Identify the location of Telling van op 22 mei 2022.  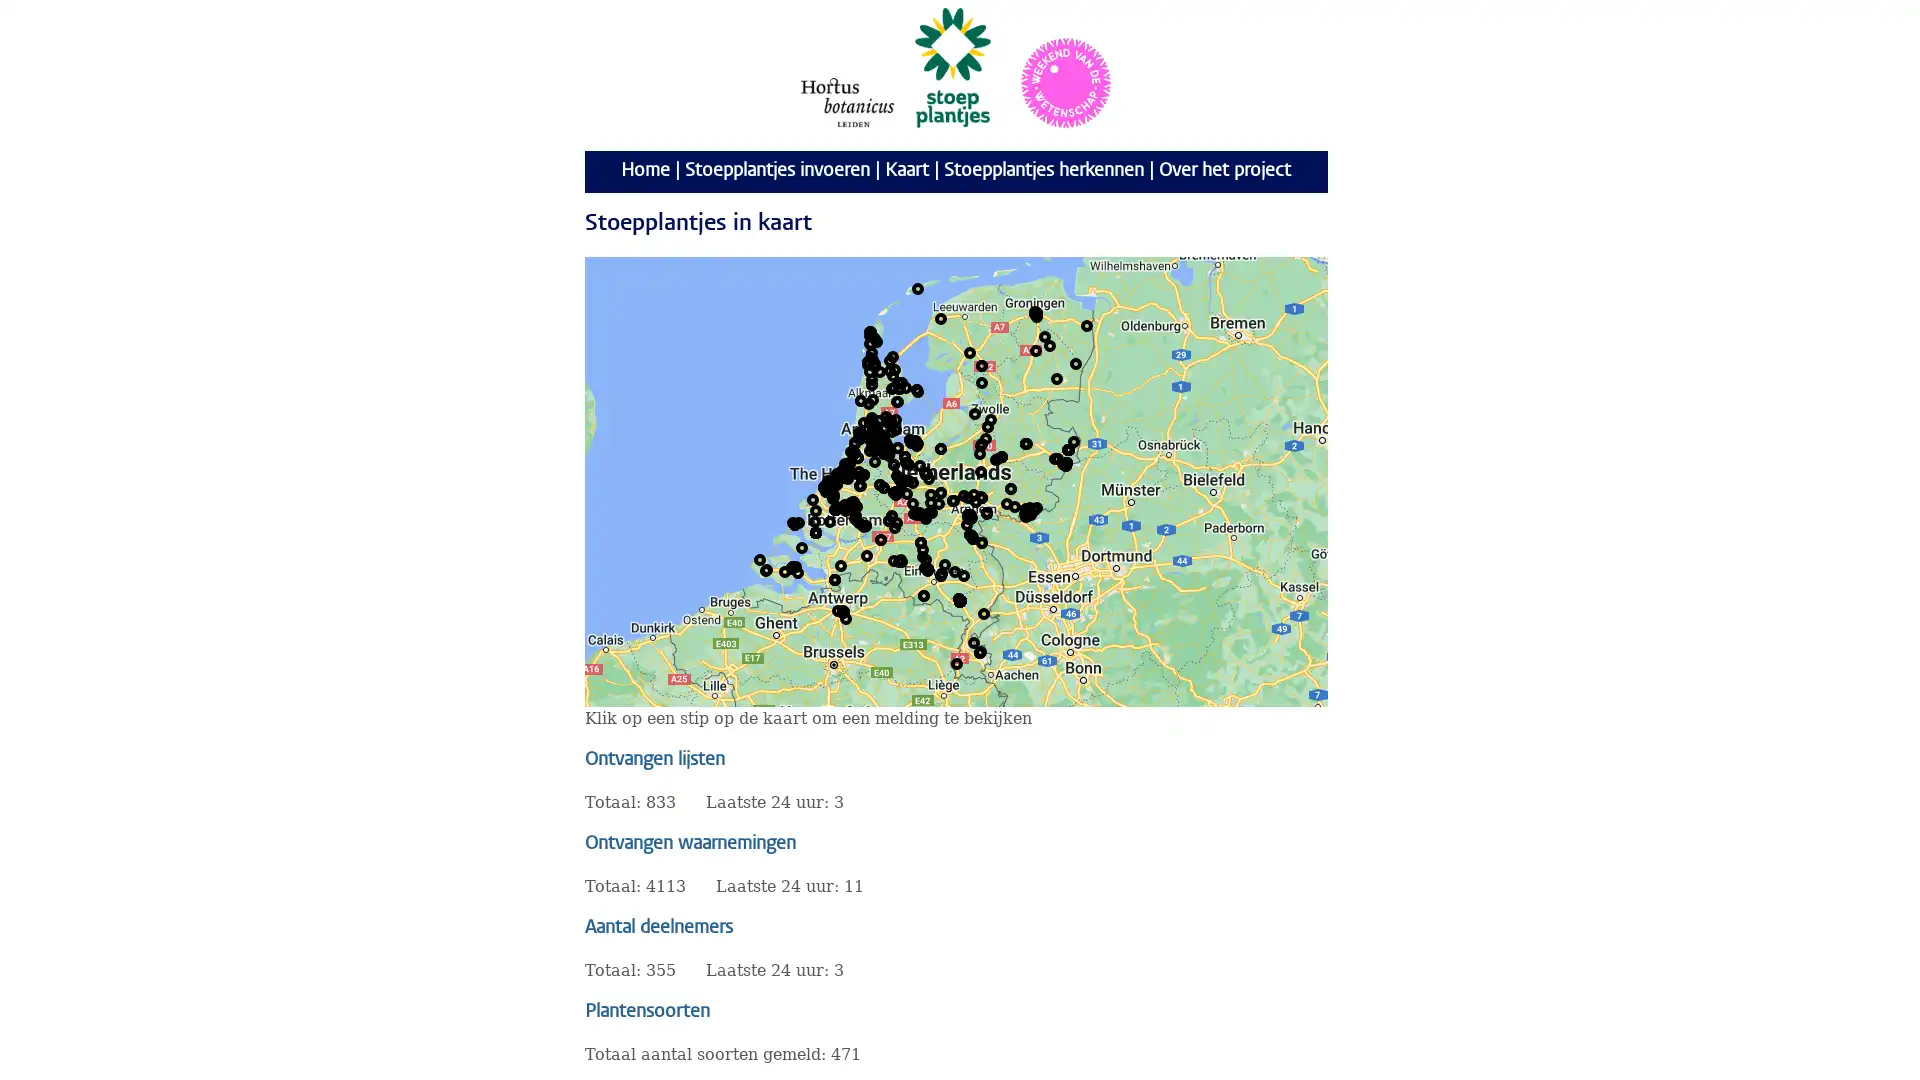
(845, 508).